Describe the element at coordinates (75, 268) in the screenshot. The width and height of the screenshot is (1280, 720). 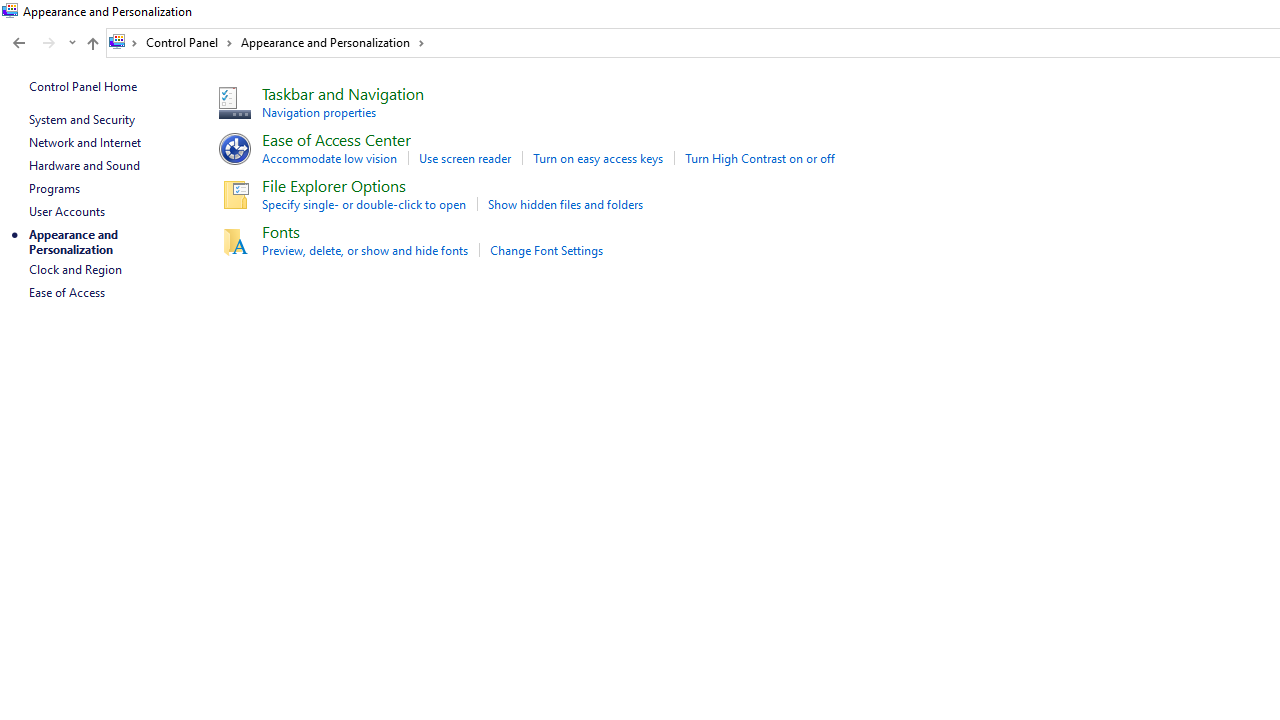
I see `'Clock and Region'` at that location.